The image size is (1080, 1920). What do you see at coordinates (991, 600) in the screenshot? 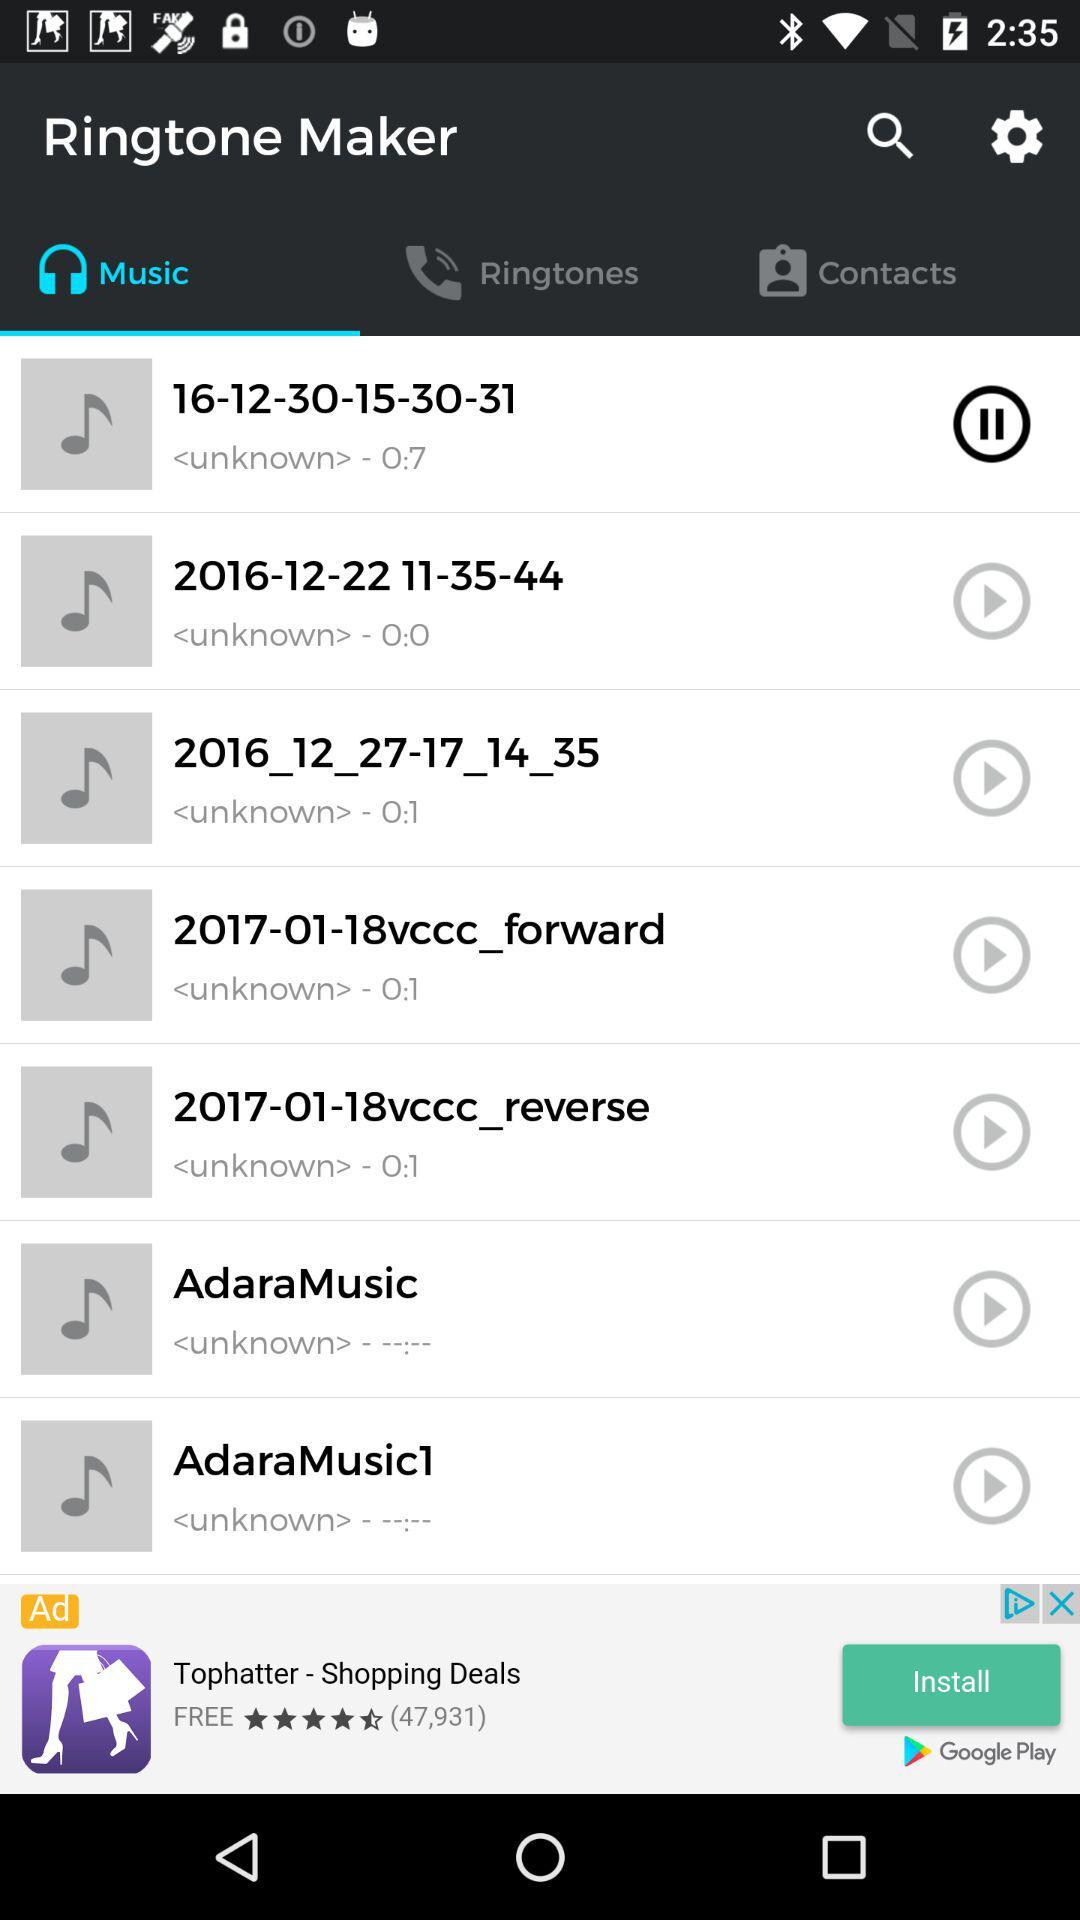
I see `play` at bounding box center [991, 600].